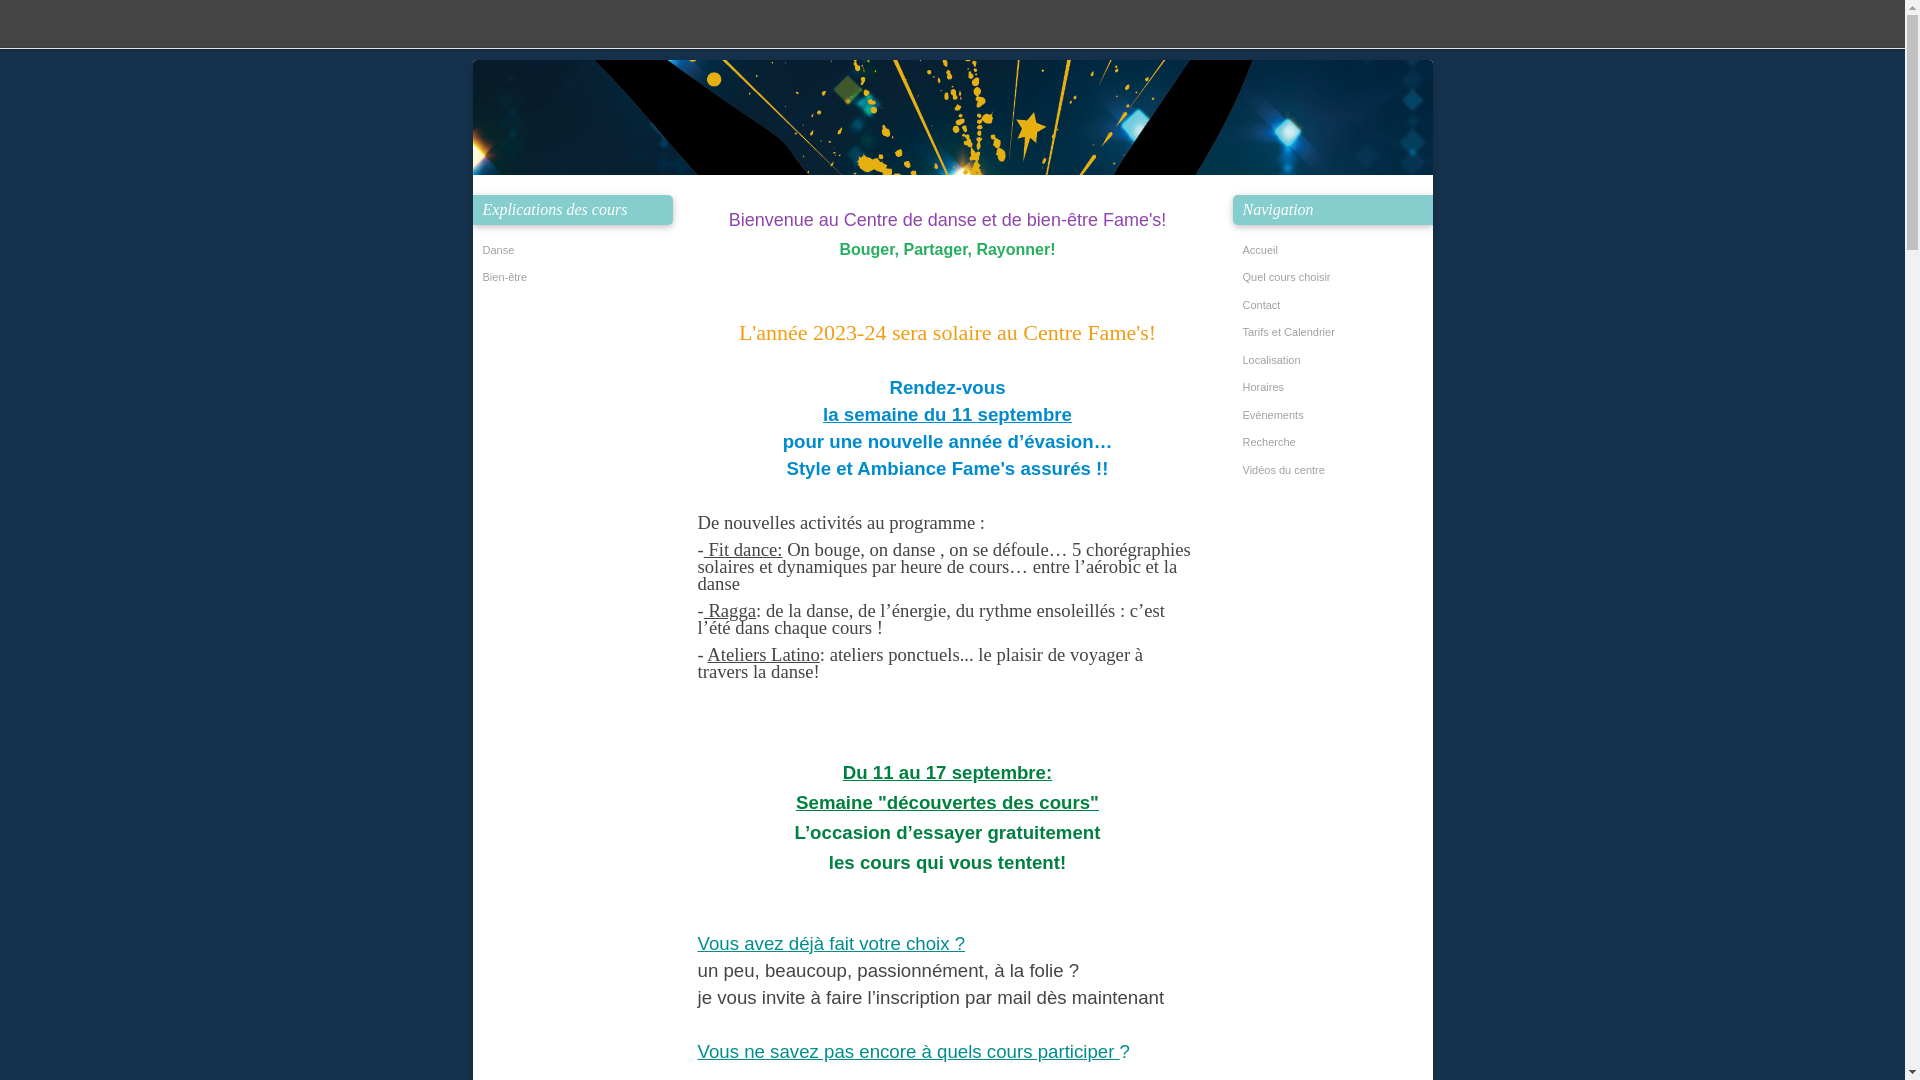 This screenshot has height=1080, width=1920. I want to click on 'Tarifs et Calendrier', so click(1335, 331).